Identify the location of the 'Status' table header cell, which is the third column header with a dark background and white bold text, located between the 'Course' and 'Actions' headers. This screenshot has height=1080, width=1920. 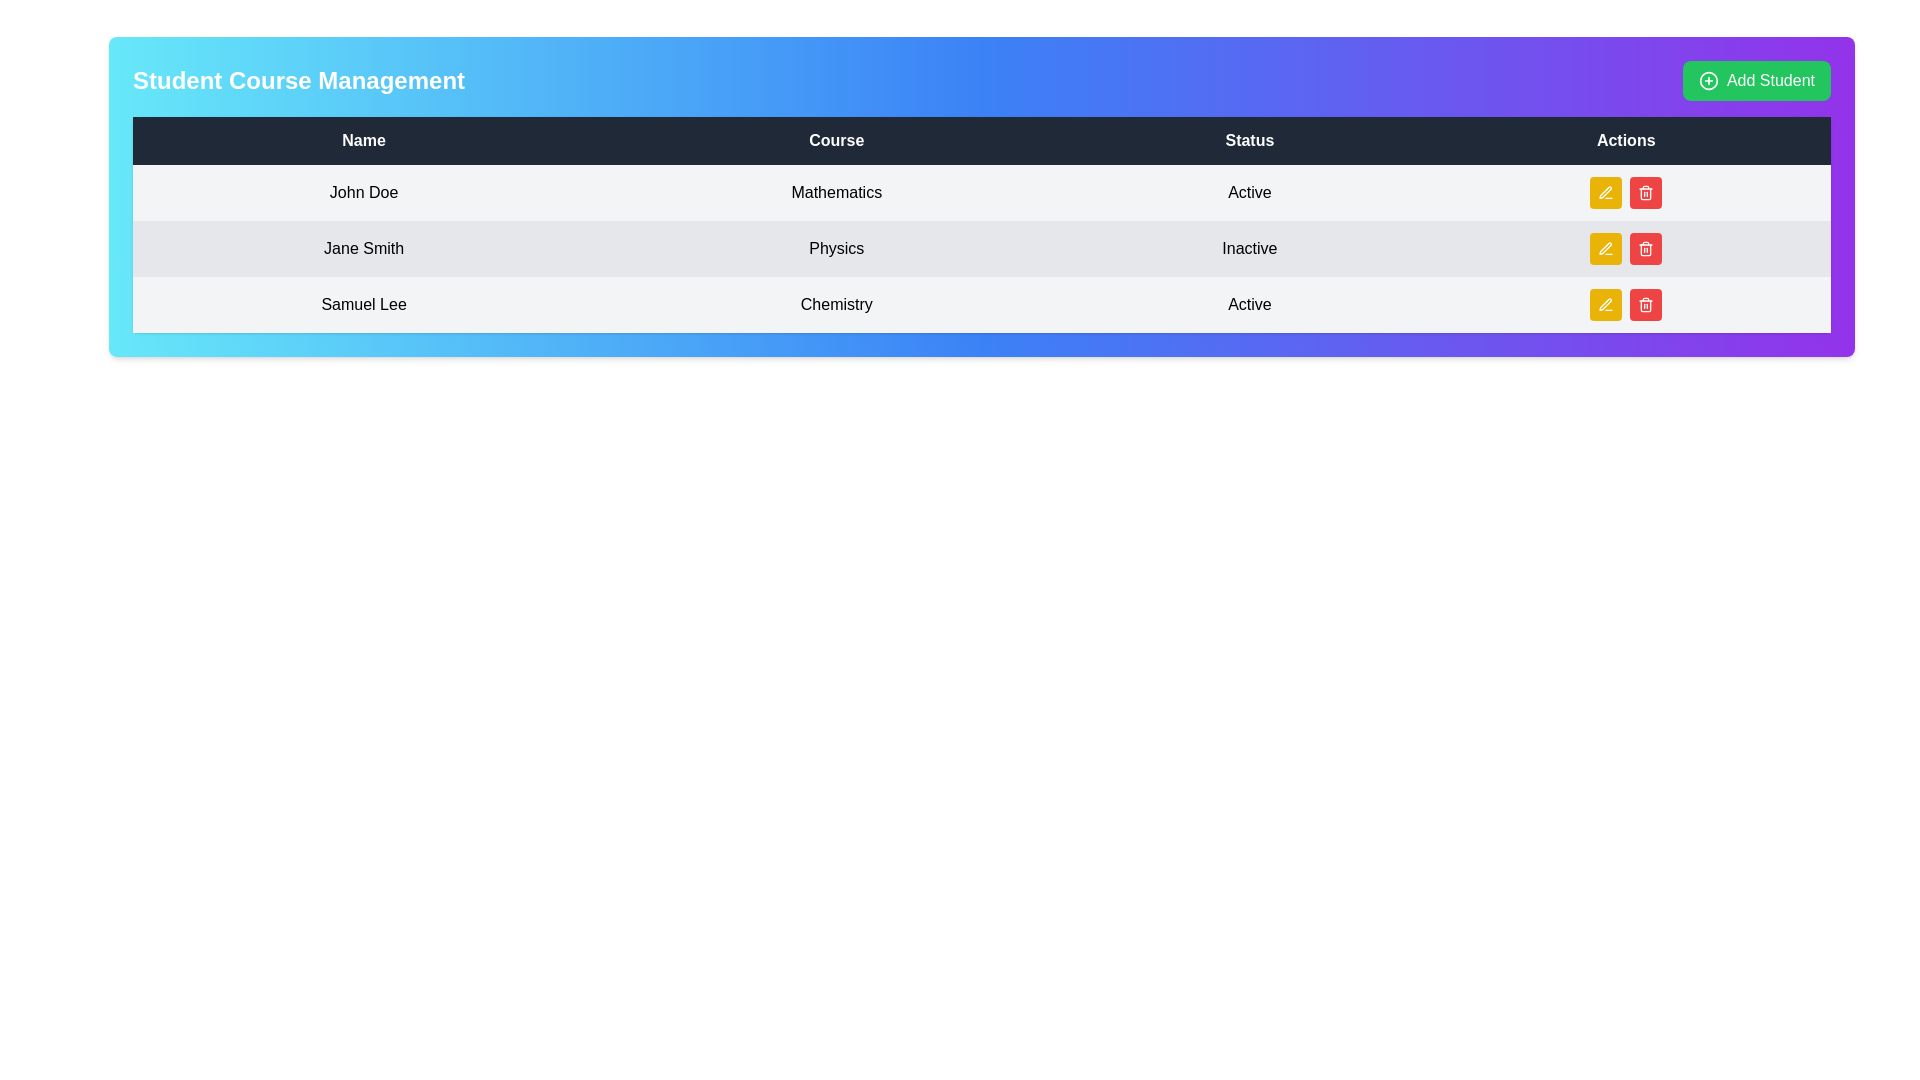
(1248, 140).